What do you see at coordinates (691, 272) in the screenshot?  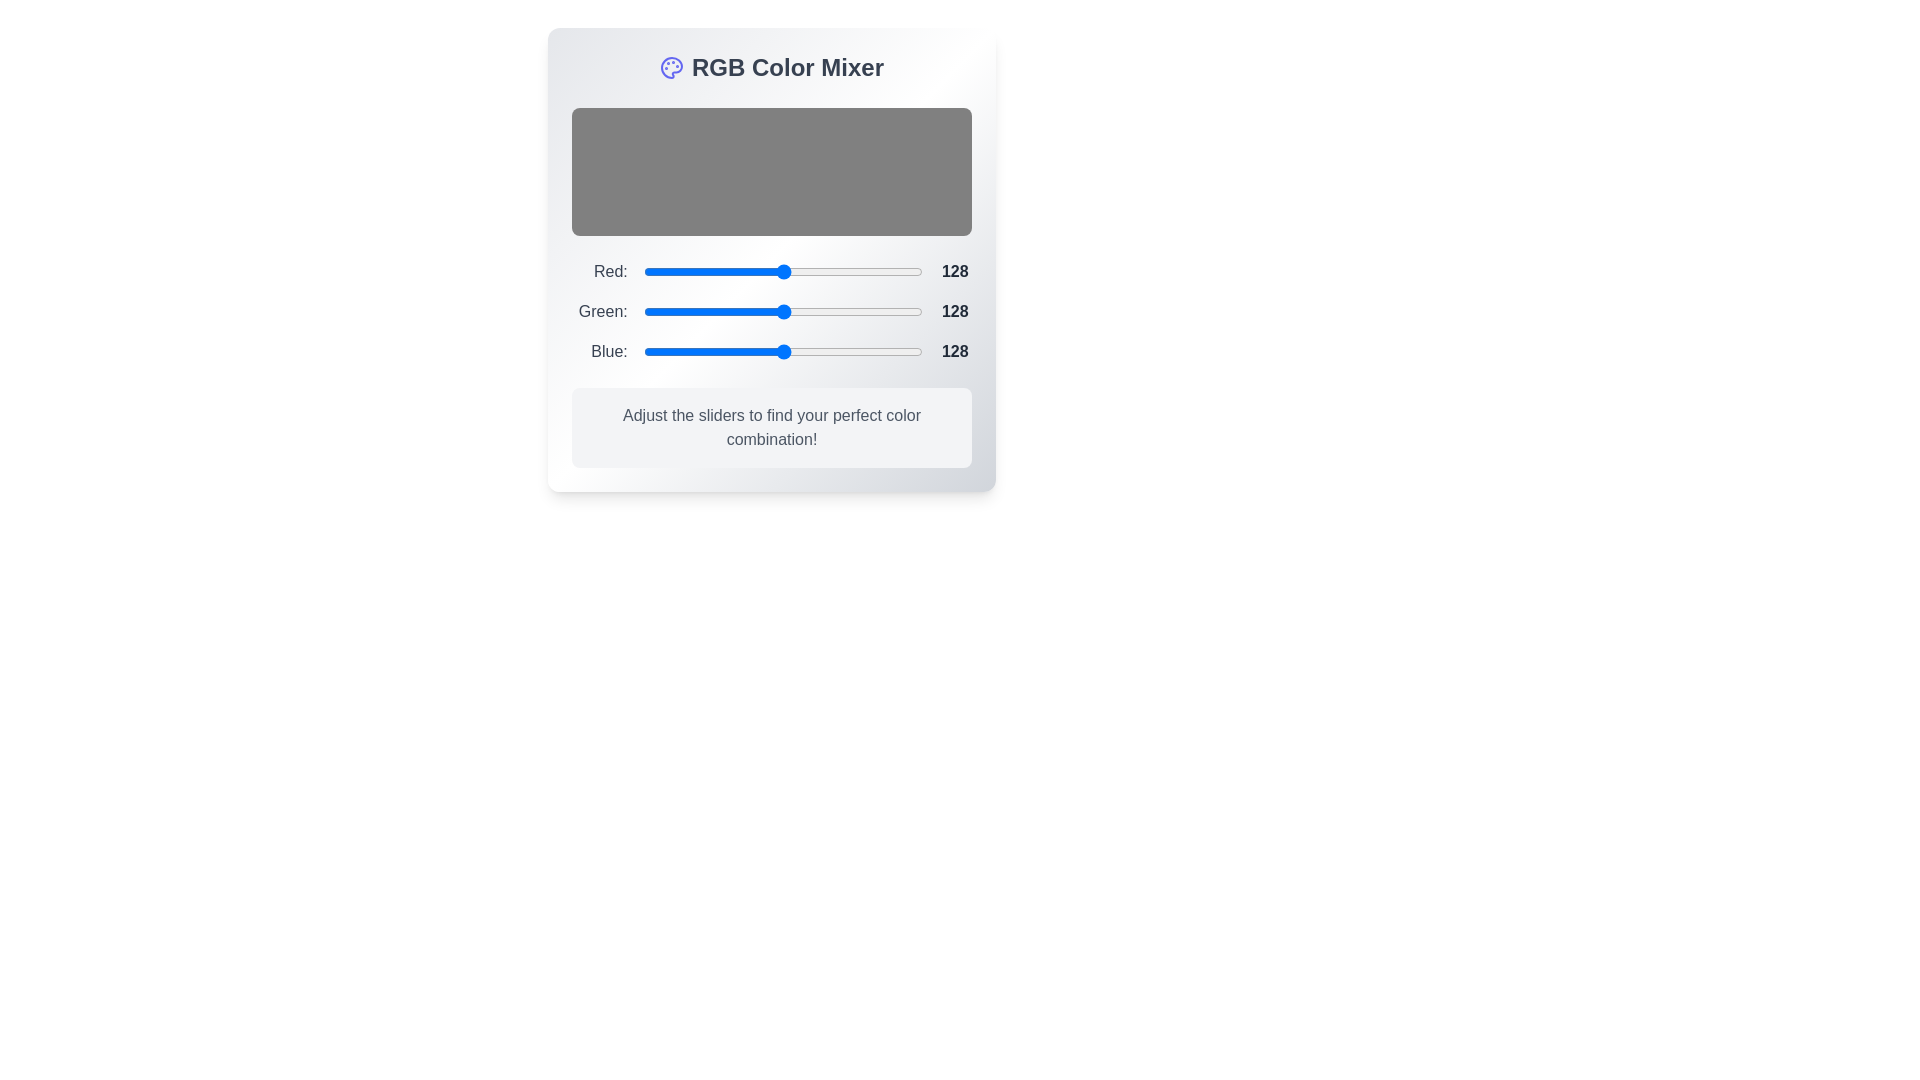 I see `the 0 slider to 44` at bounding box center [691, 272].